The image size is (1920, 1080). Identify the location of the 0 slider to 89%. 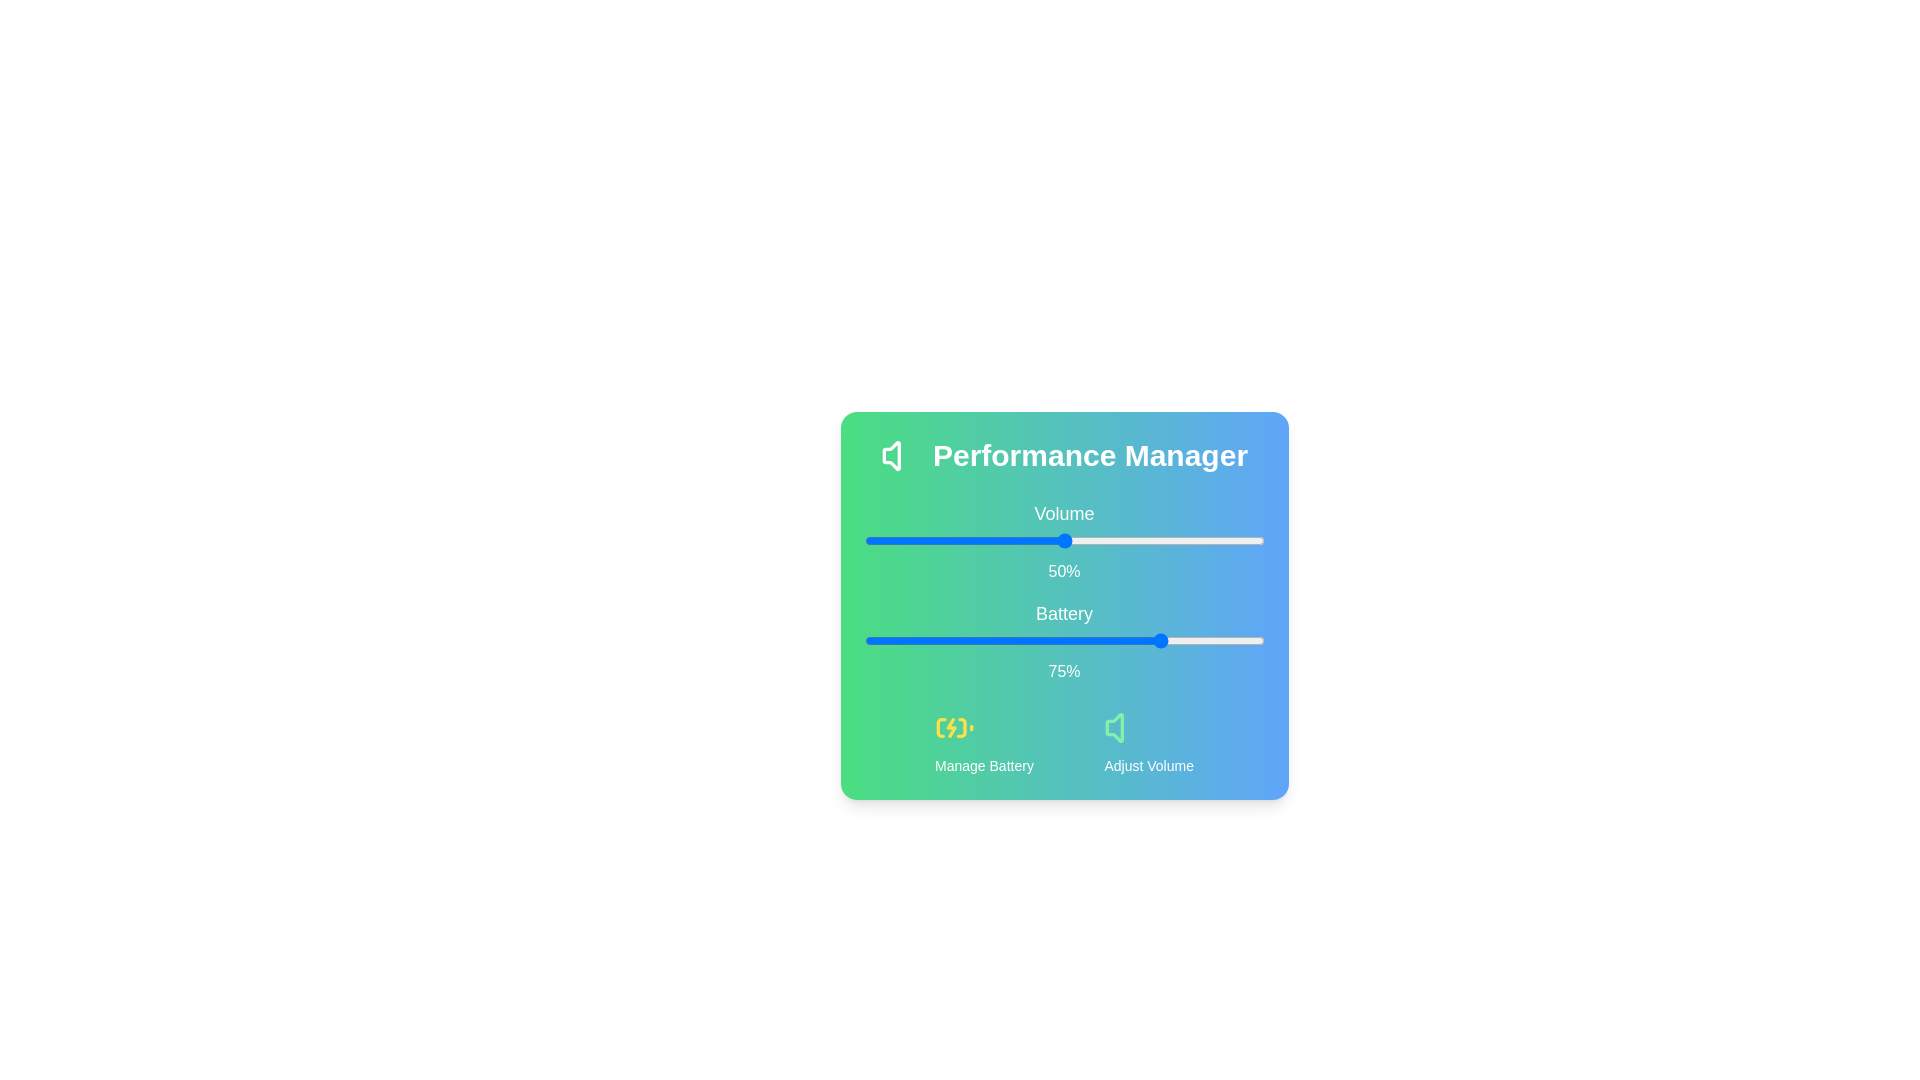
(1219, 540).